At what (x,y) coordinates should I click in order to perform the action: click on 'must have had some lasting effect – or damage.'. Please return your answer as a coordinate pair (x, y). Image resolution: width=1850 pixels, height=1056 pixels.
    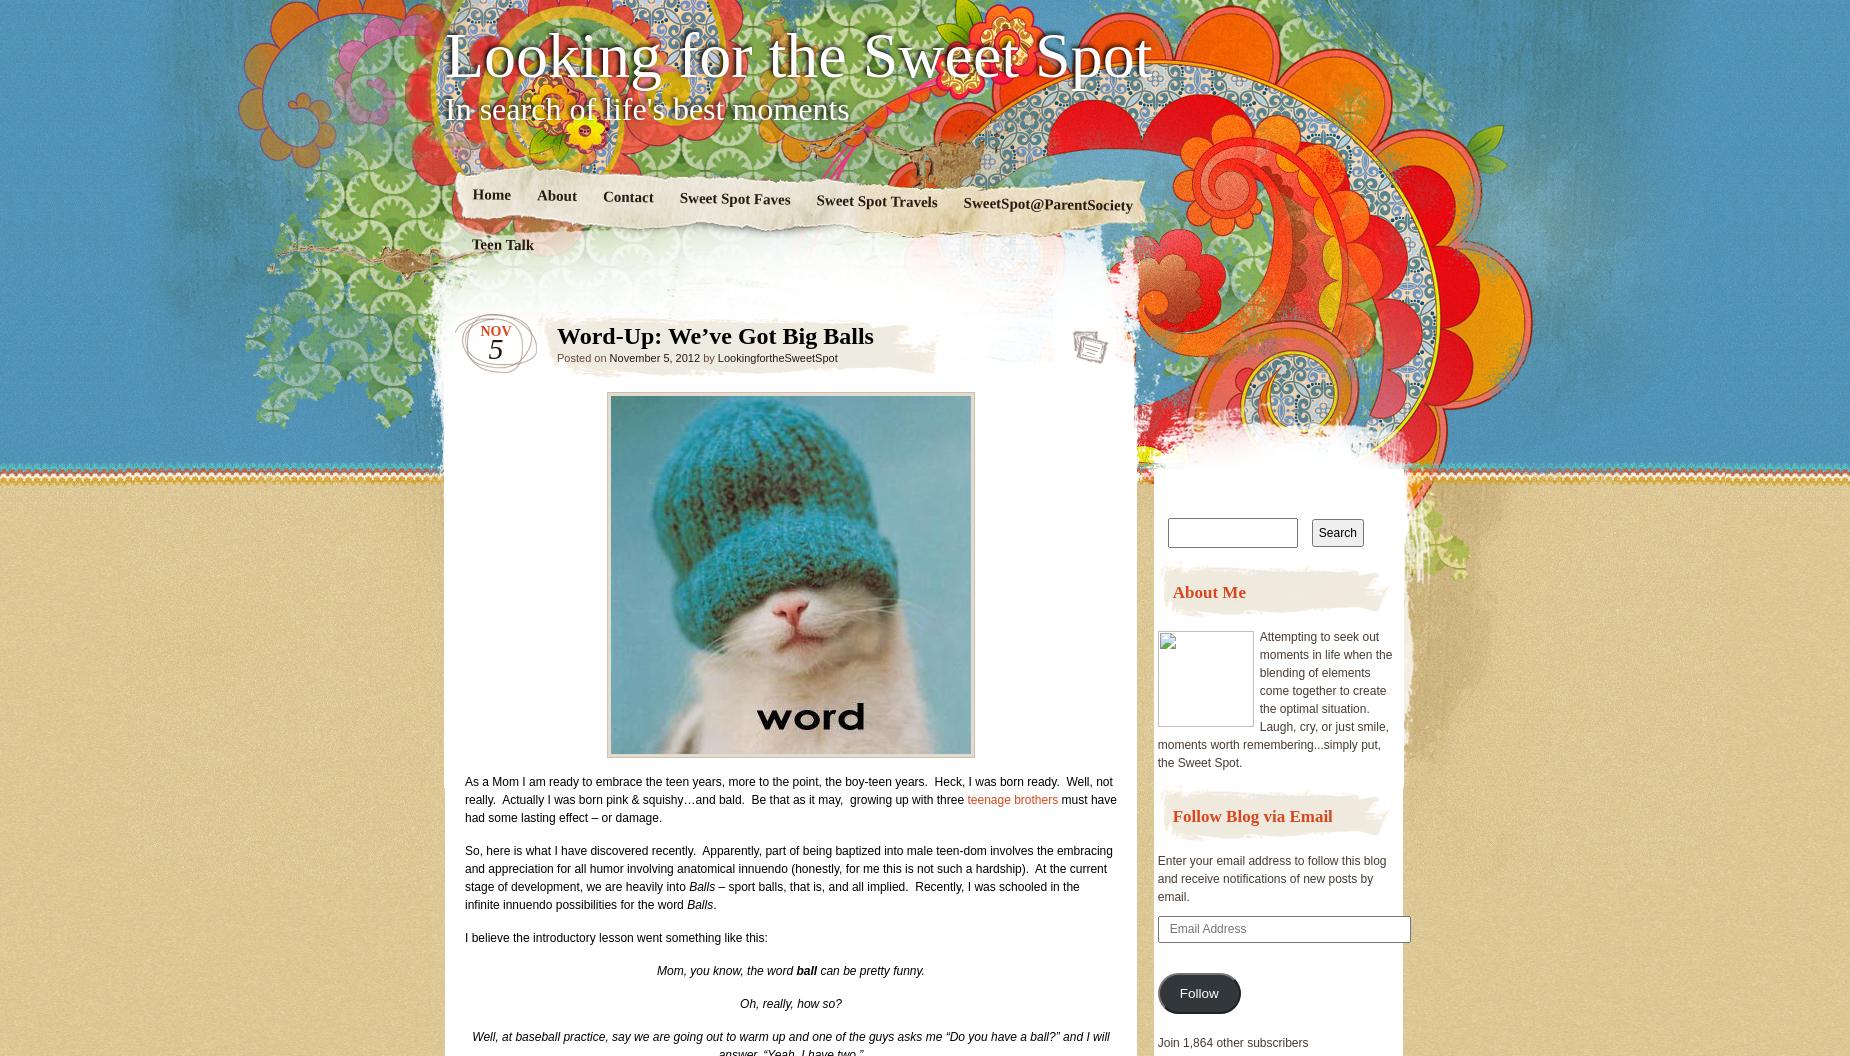
    Looking at the image, I should click on (790, 809).